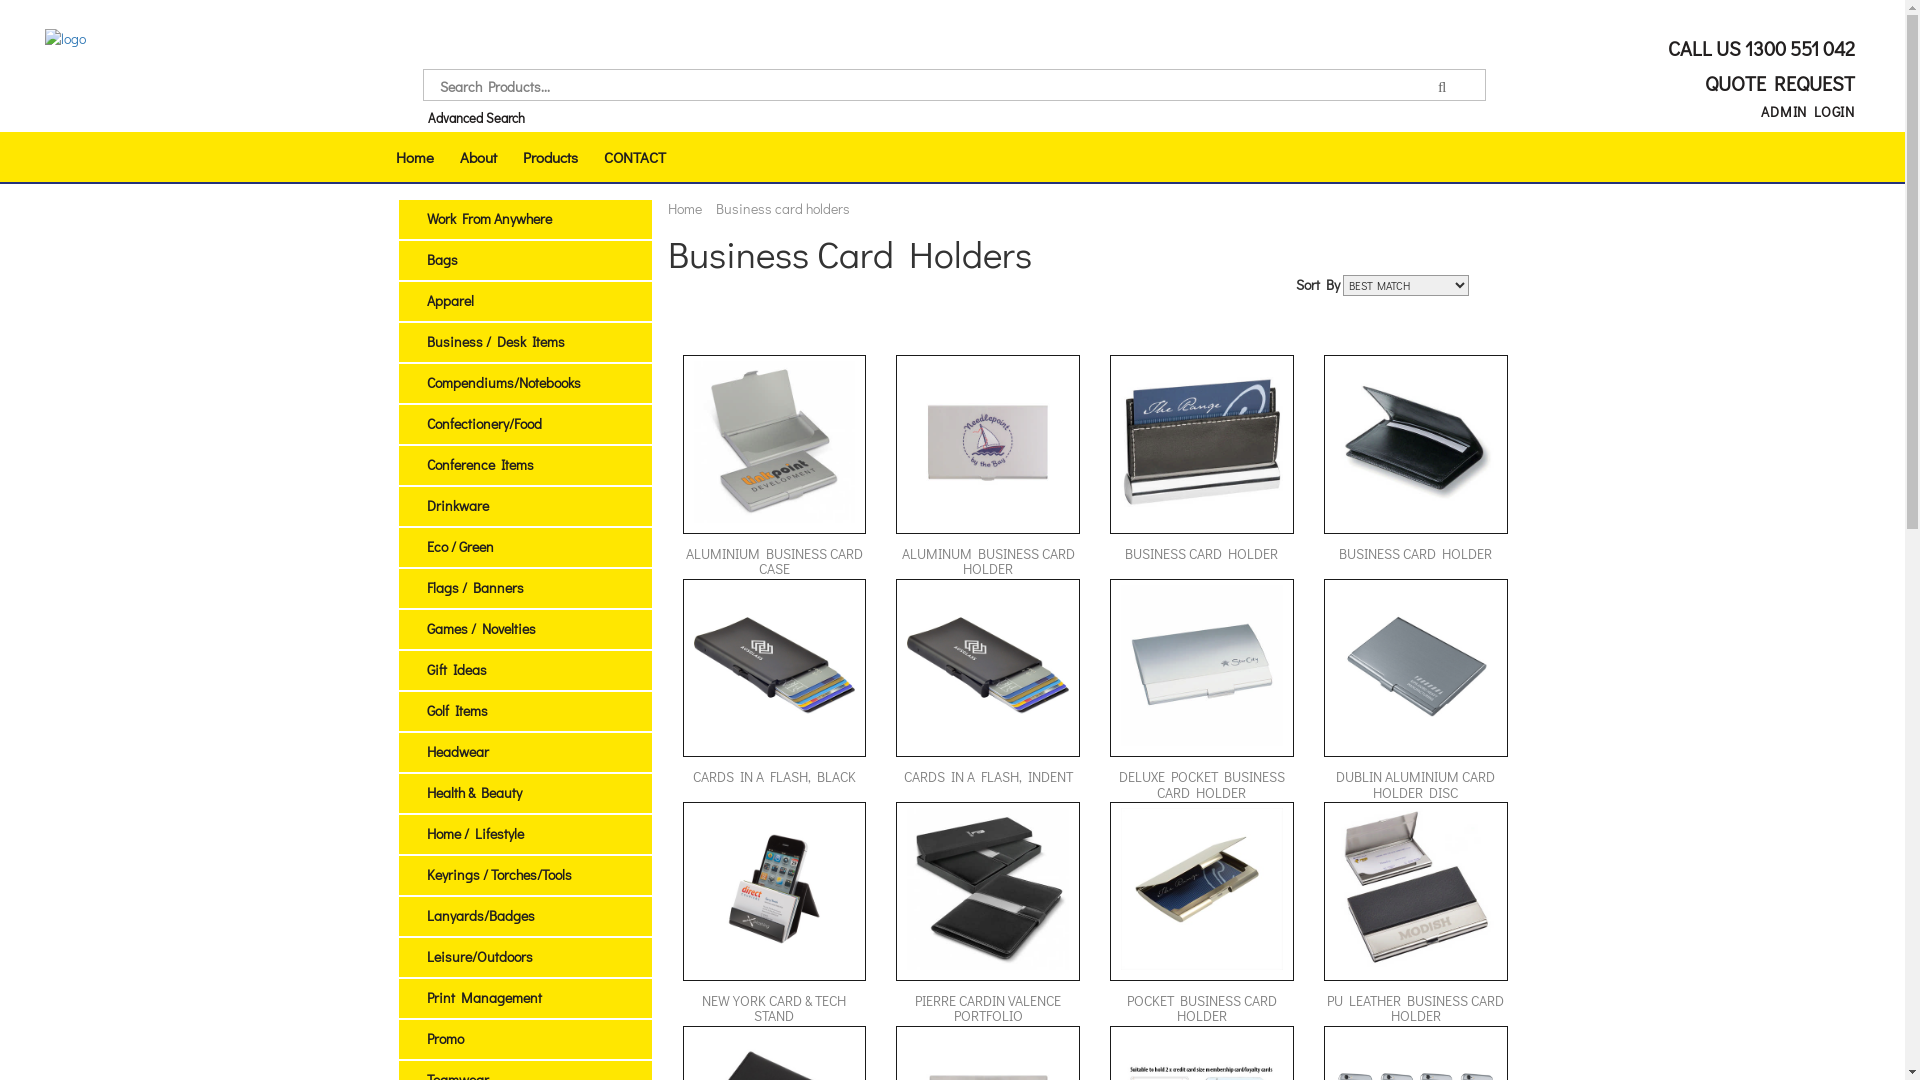  I want to click on 'About', so click(476, 156).